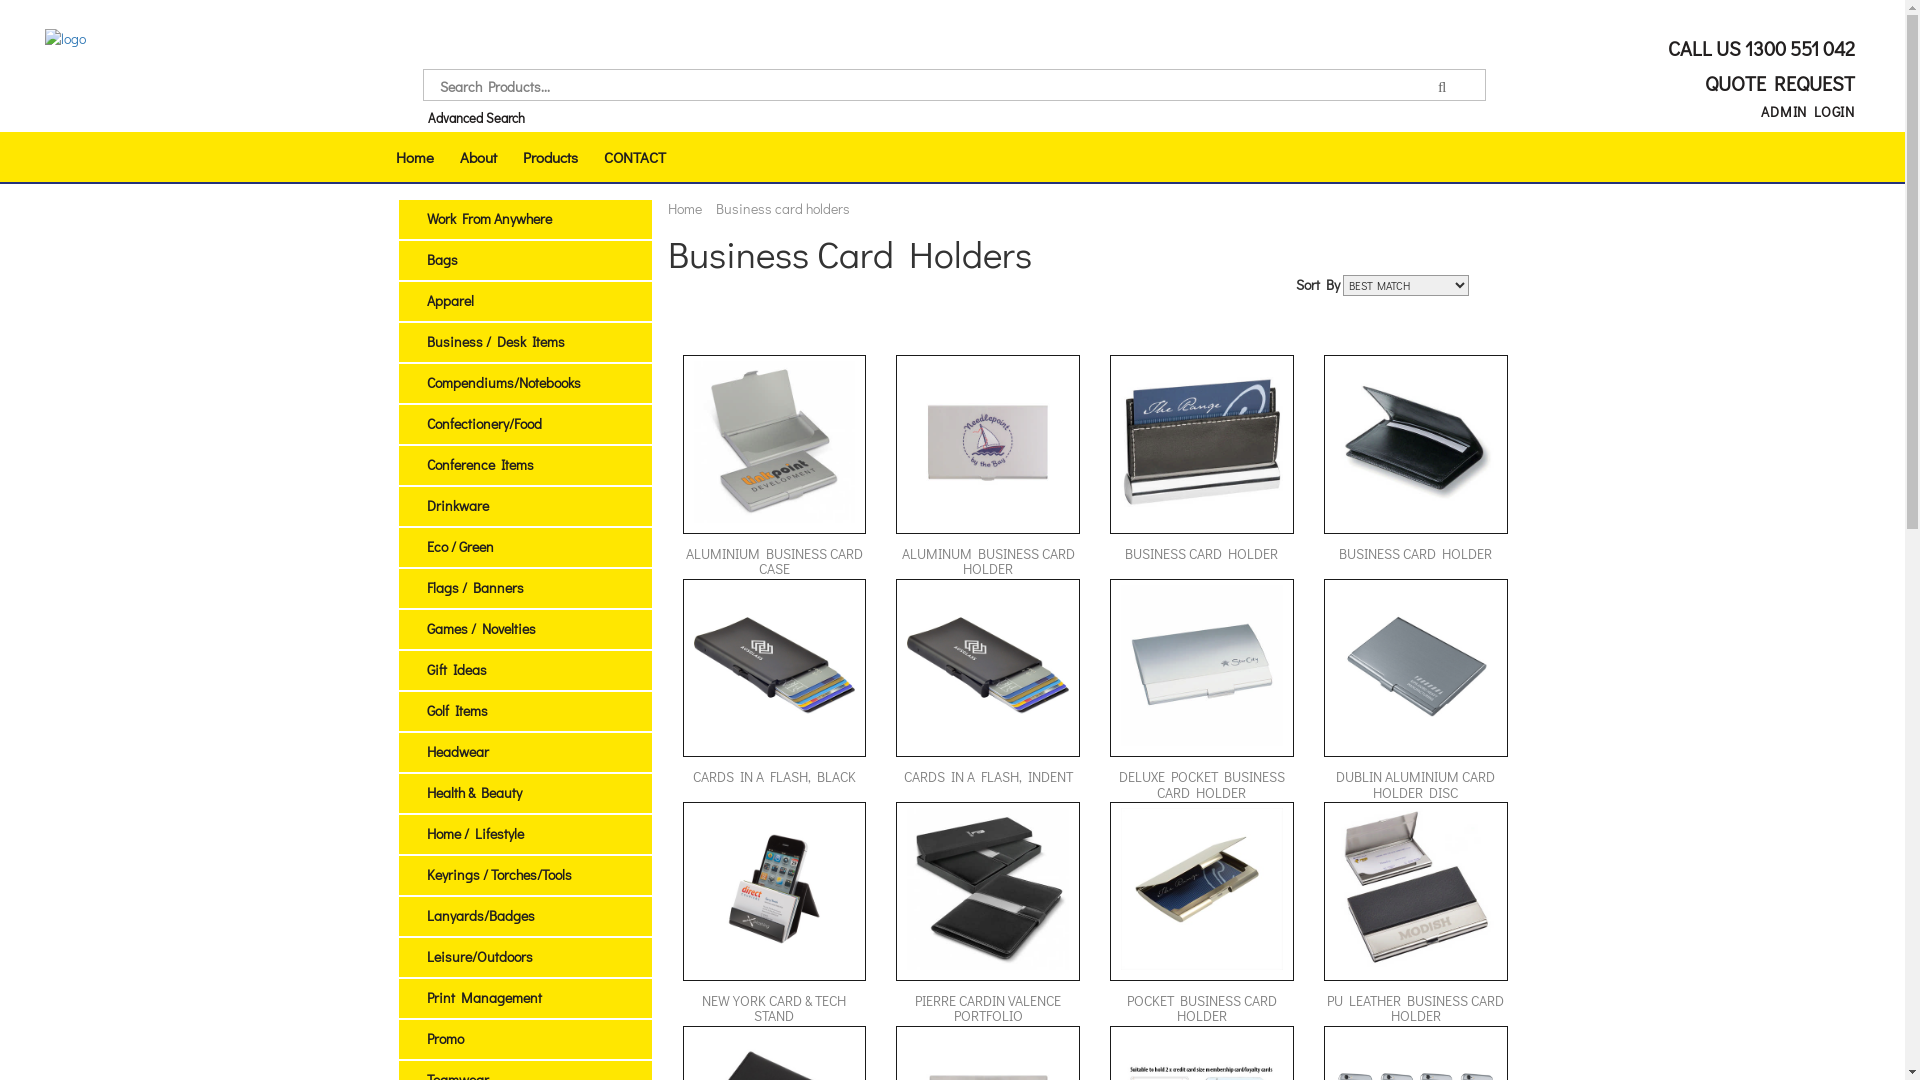  I want to click on 'About', so click(476, 156).